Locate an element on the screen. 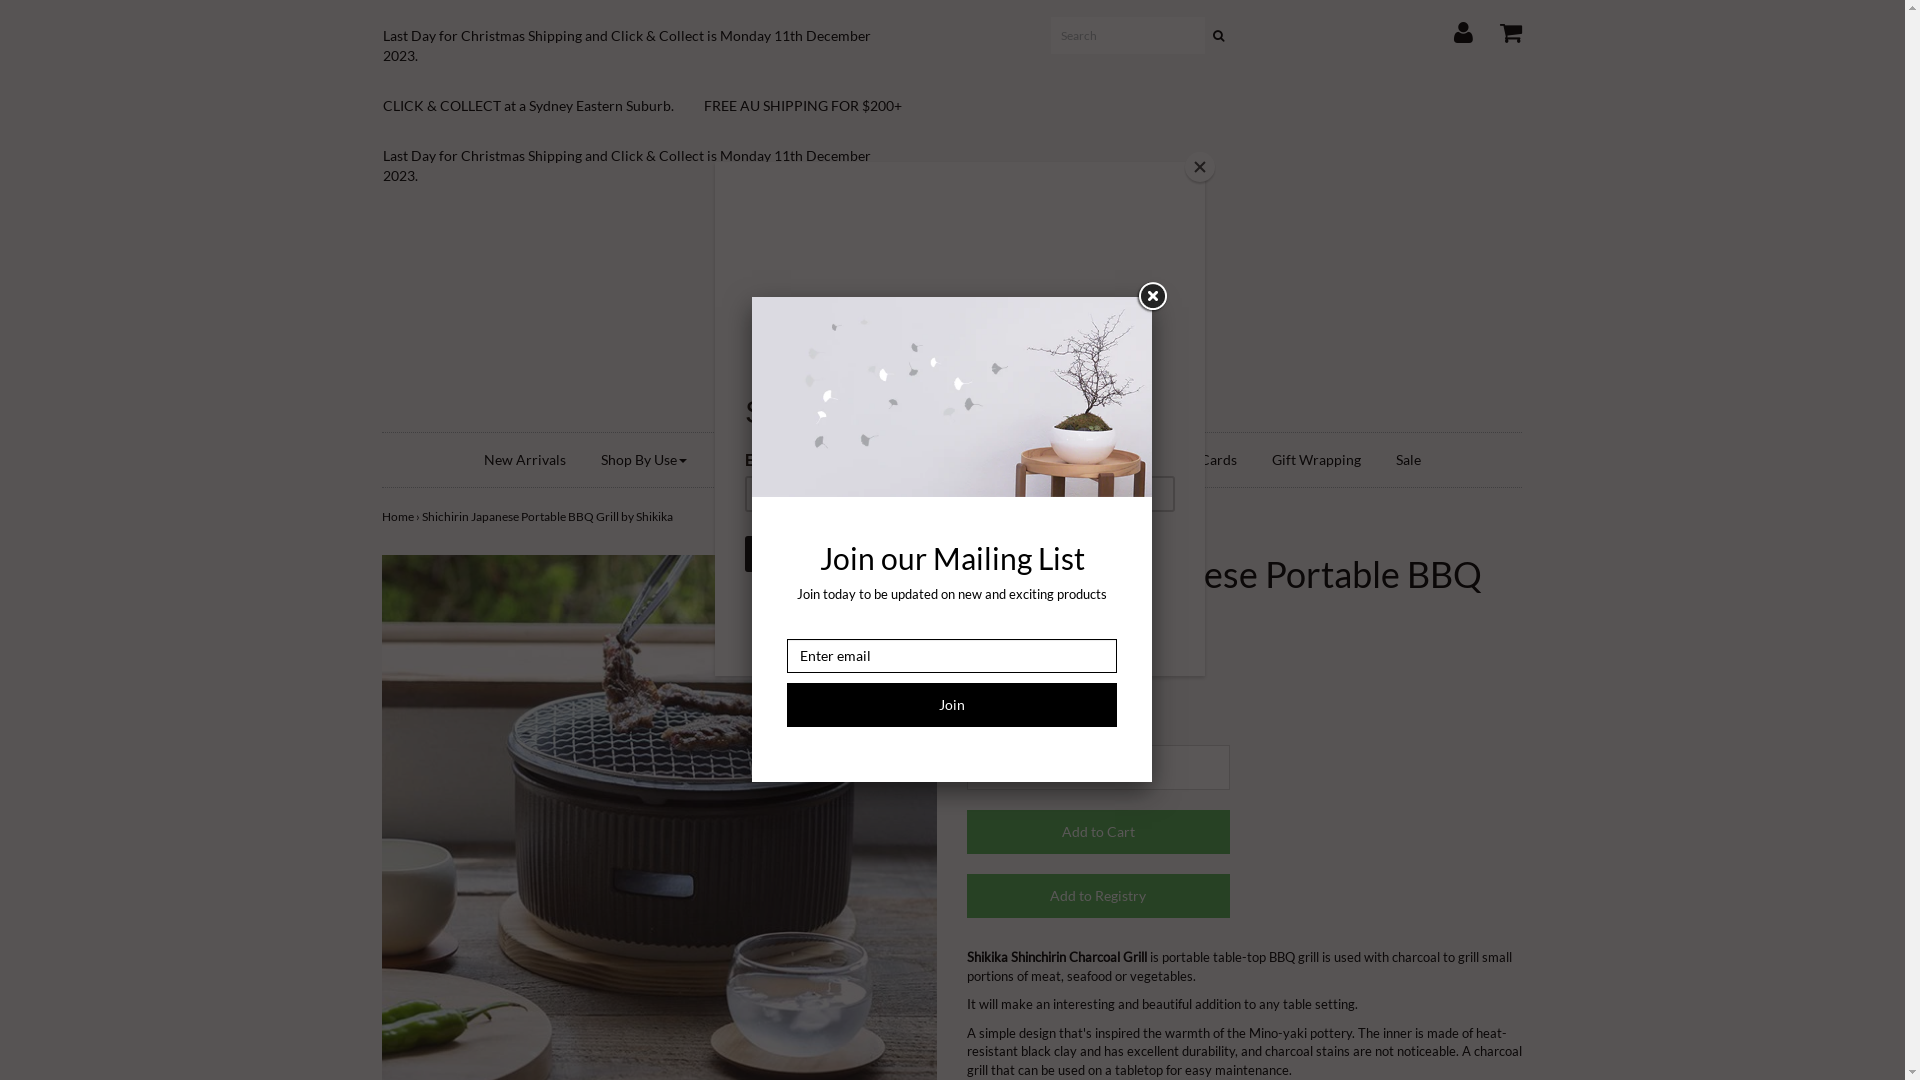 The height and width of the screenshot is (1080, 1920). 'Your Cart' is located at coordinates (1498, 27).